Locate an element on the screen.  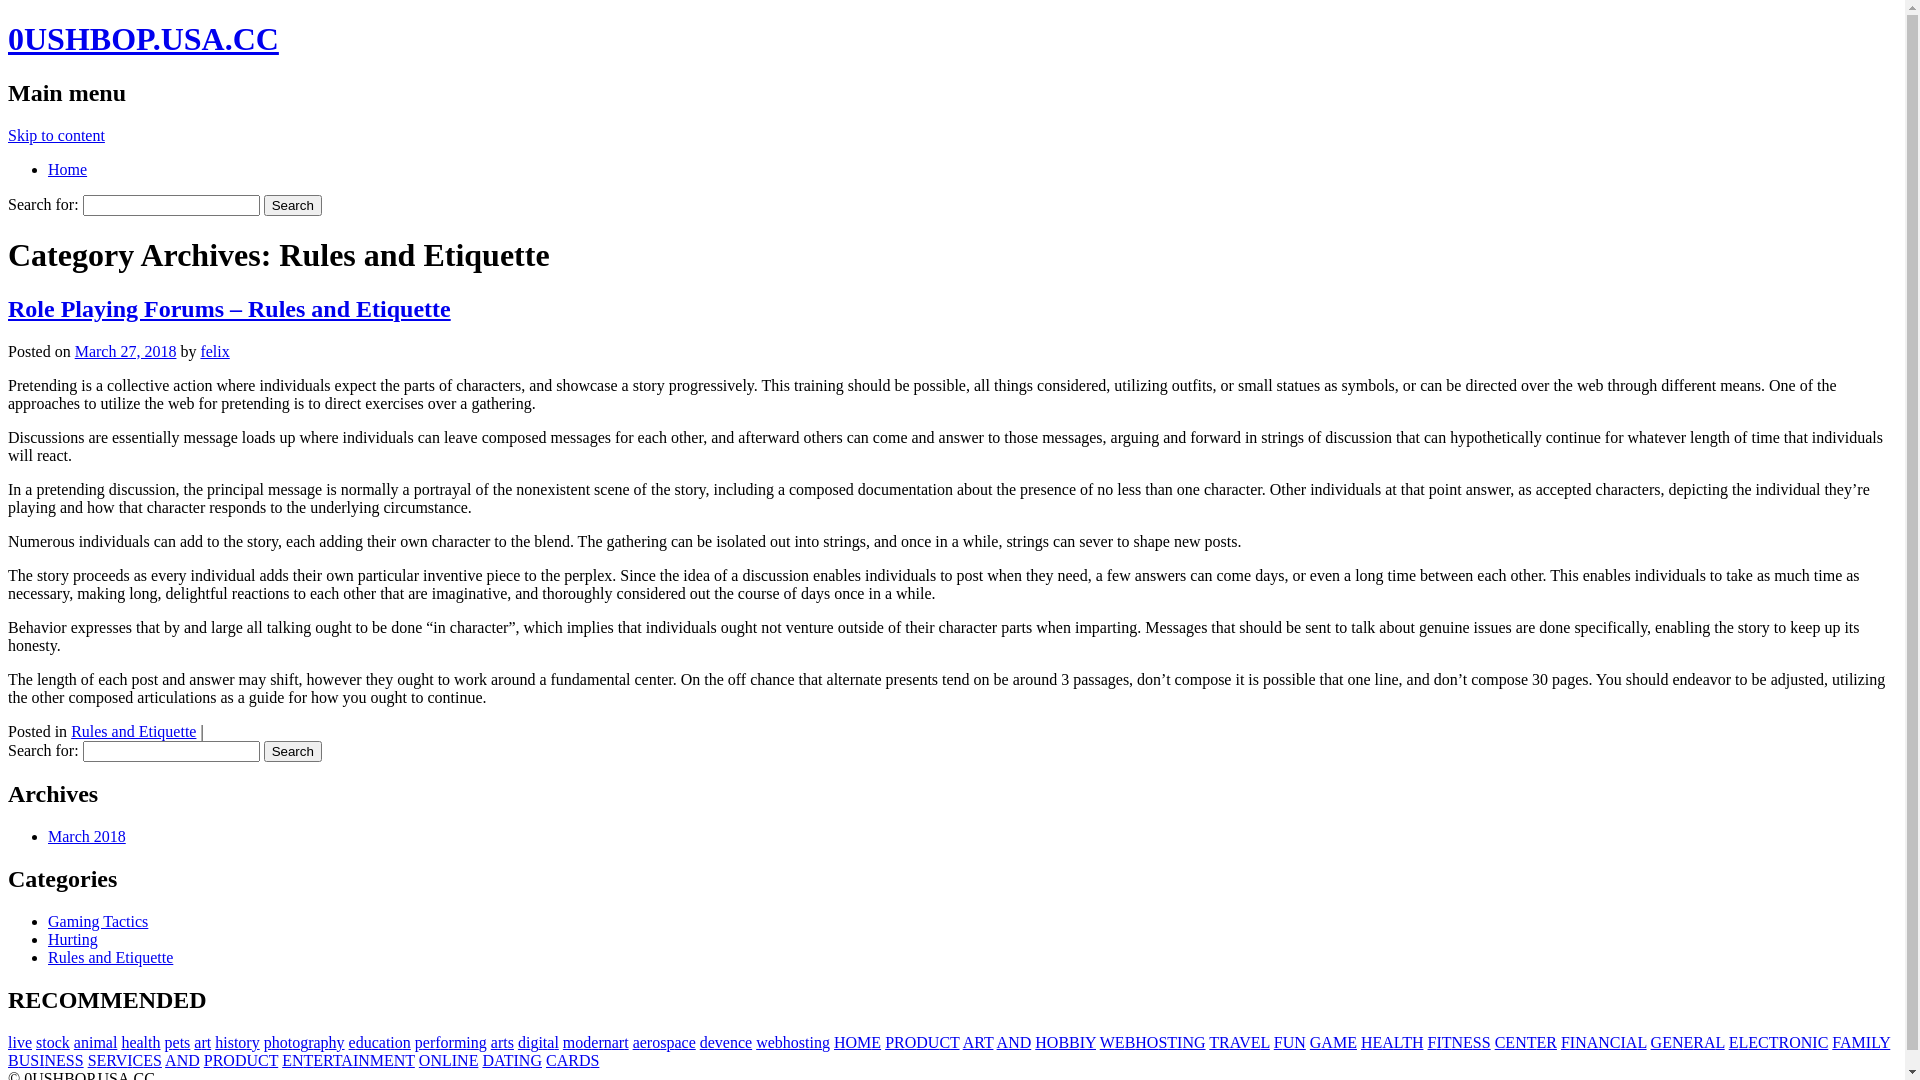
'Skip to content' is located at coordinates (56, 135).